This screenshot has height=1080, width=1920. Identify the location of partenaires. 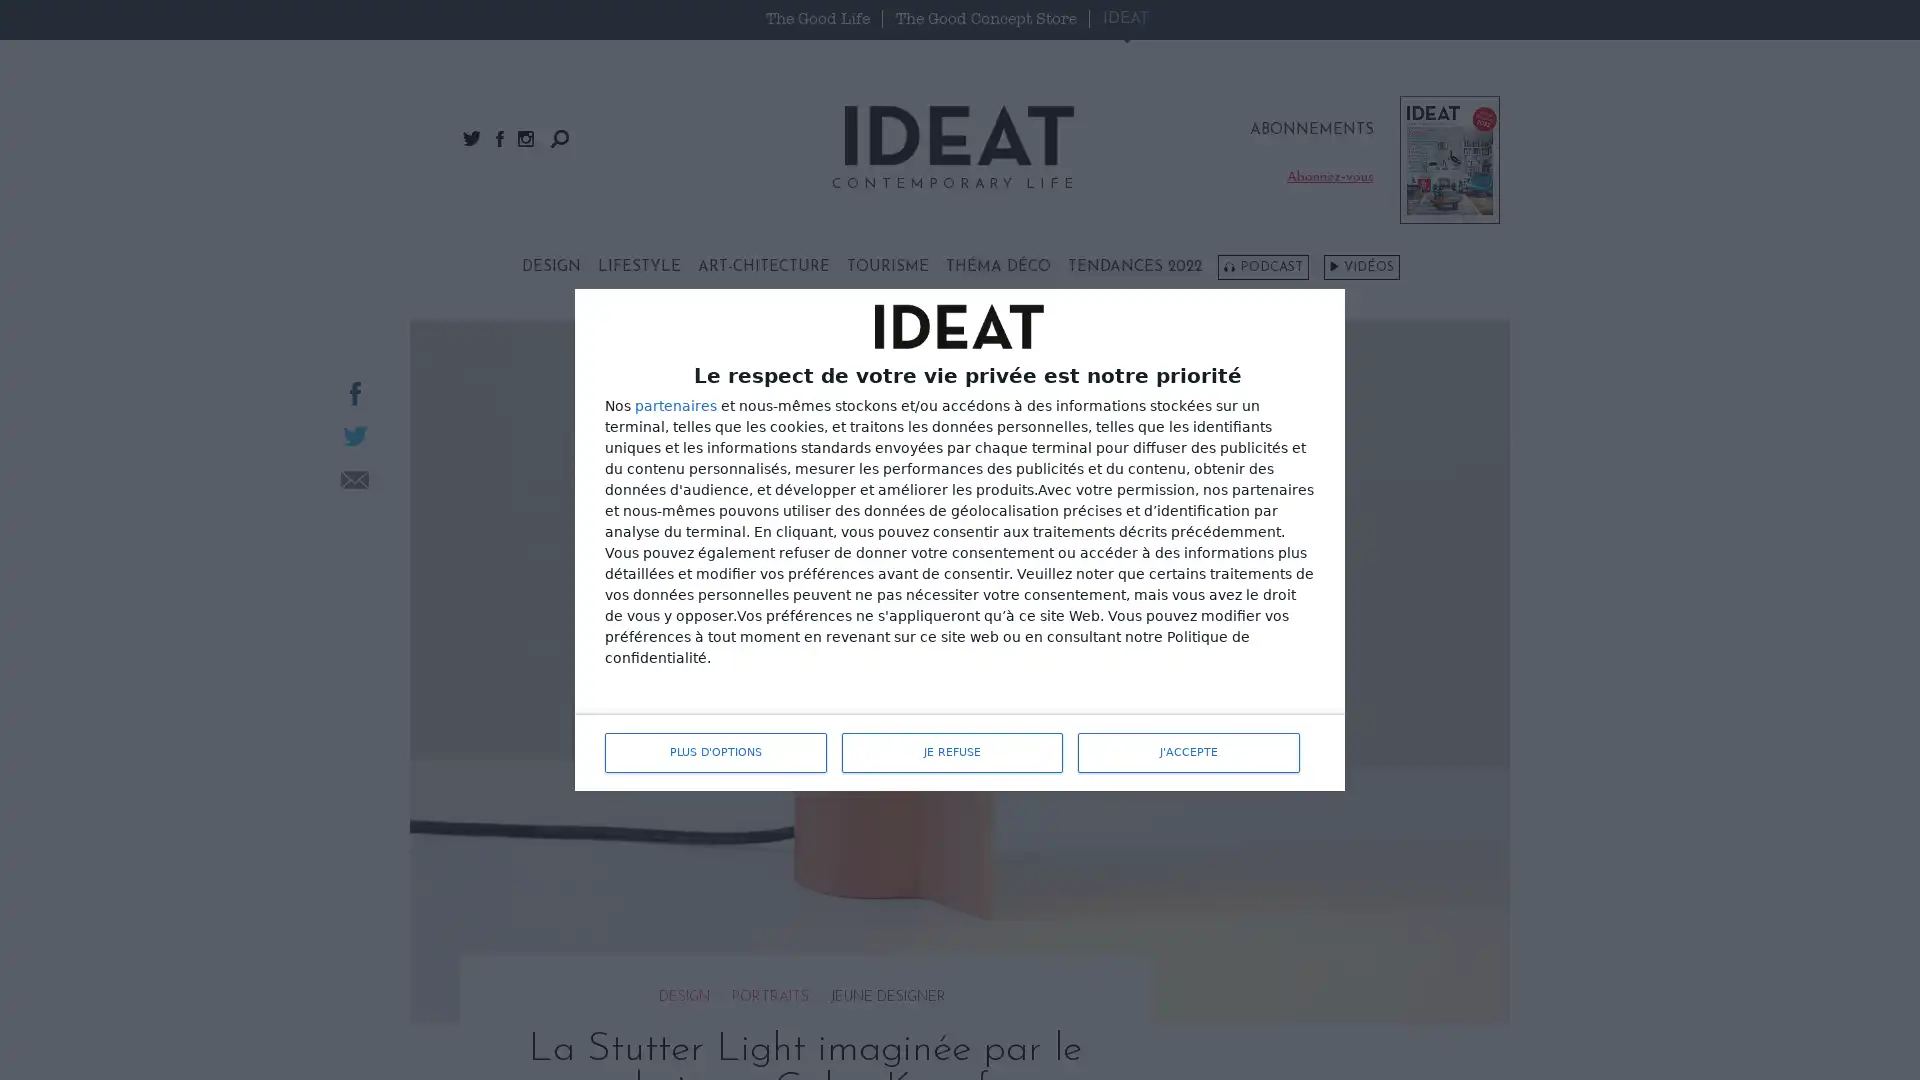
(676, 405).